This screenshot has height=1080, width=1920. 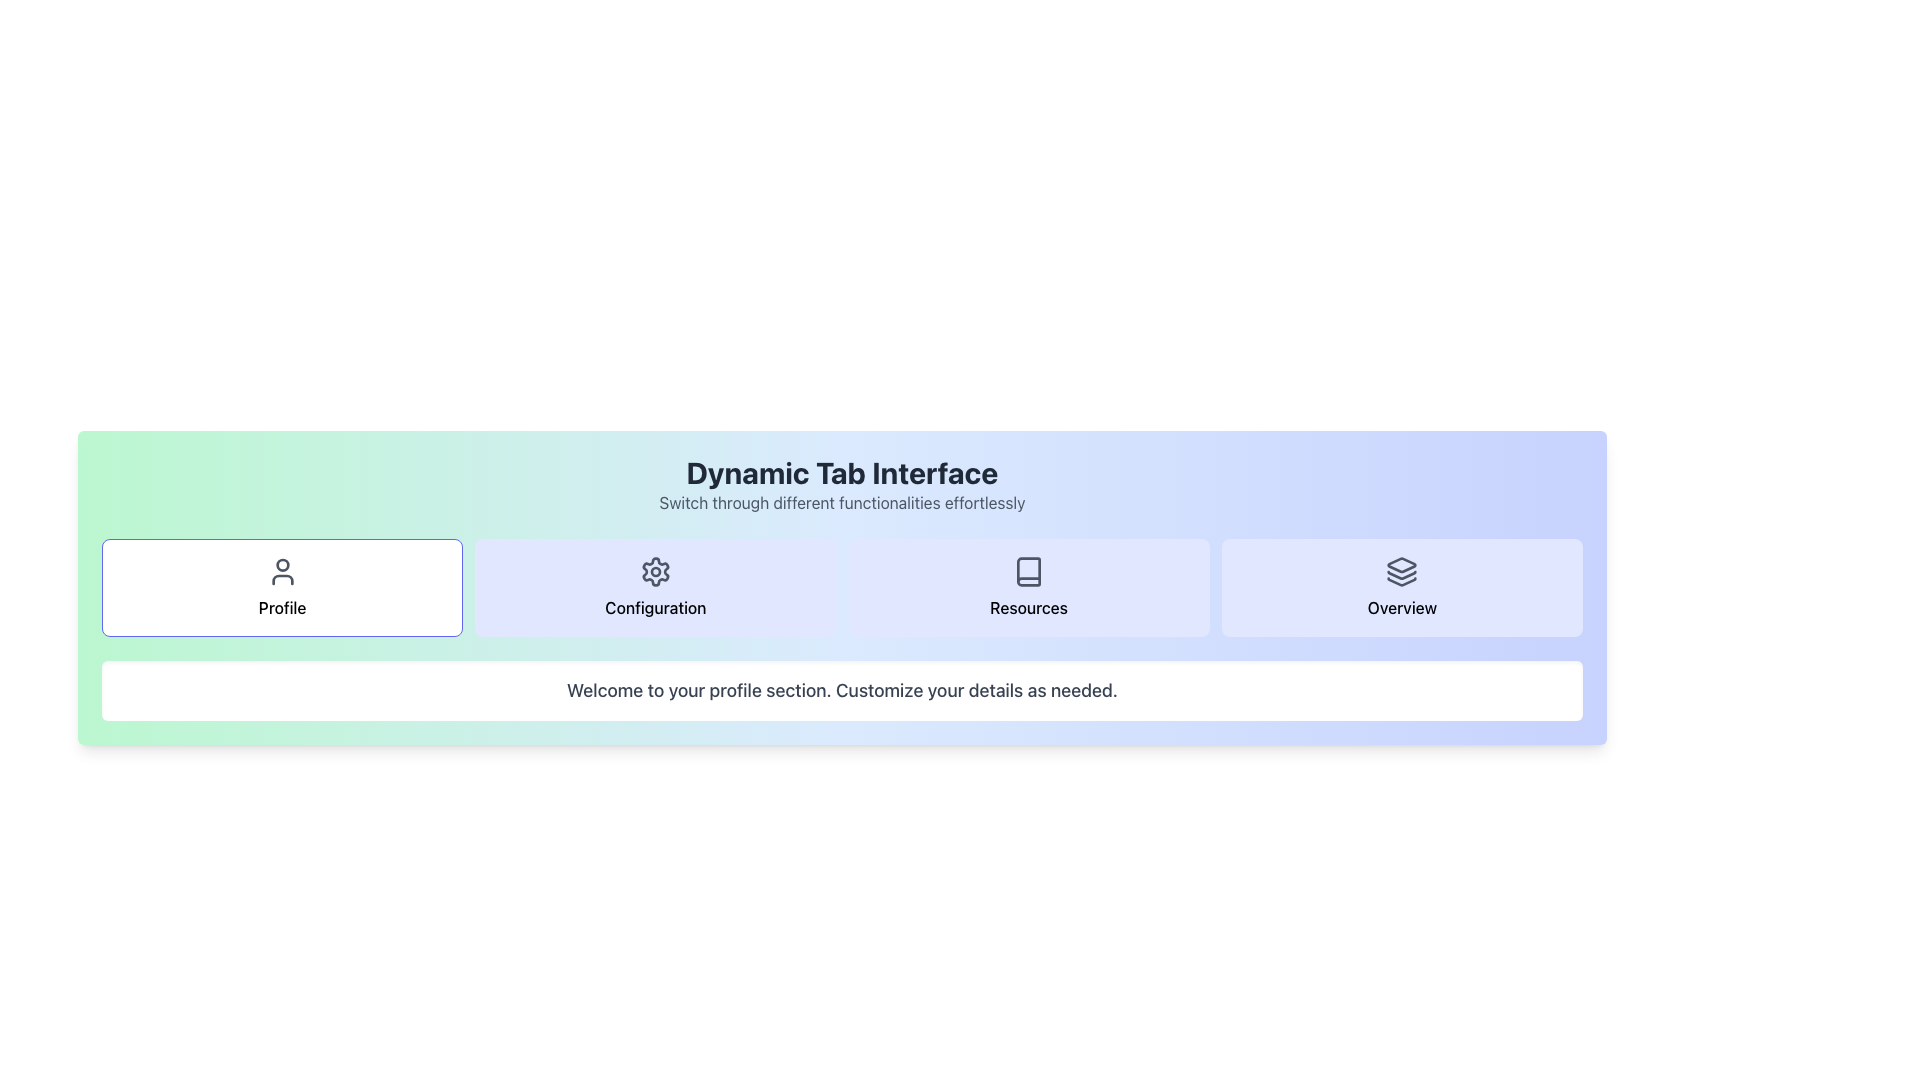 I want to click on the 'Profile' button icon located in the upper part of the 'Profile' button in the horizontal navigation bar, so click(x=281, y=571).